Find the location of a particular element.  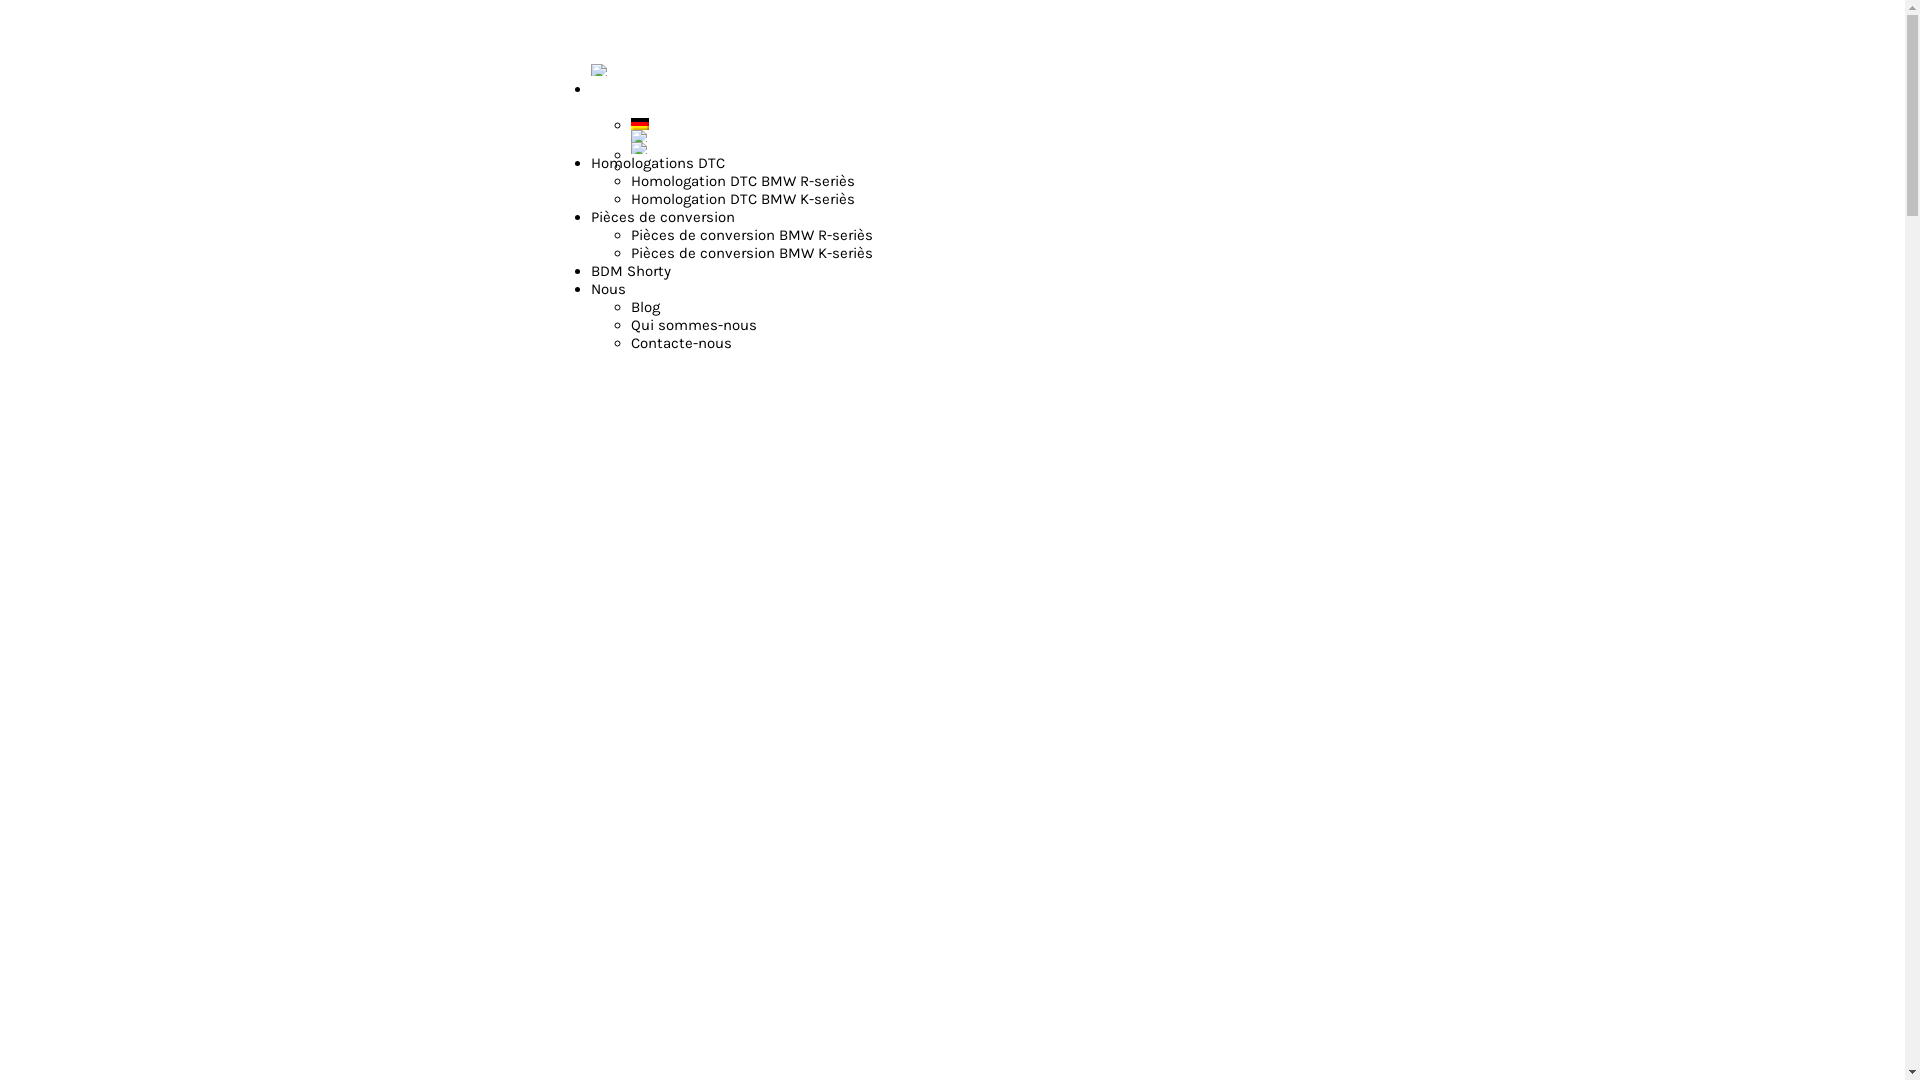

'Nous' is located at coordinates (589, 289).